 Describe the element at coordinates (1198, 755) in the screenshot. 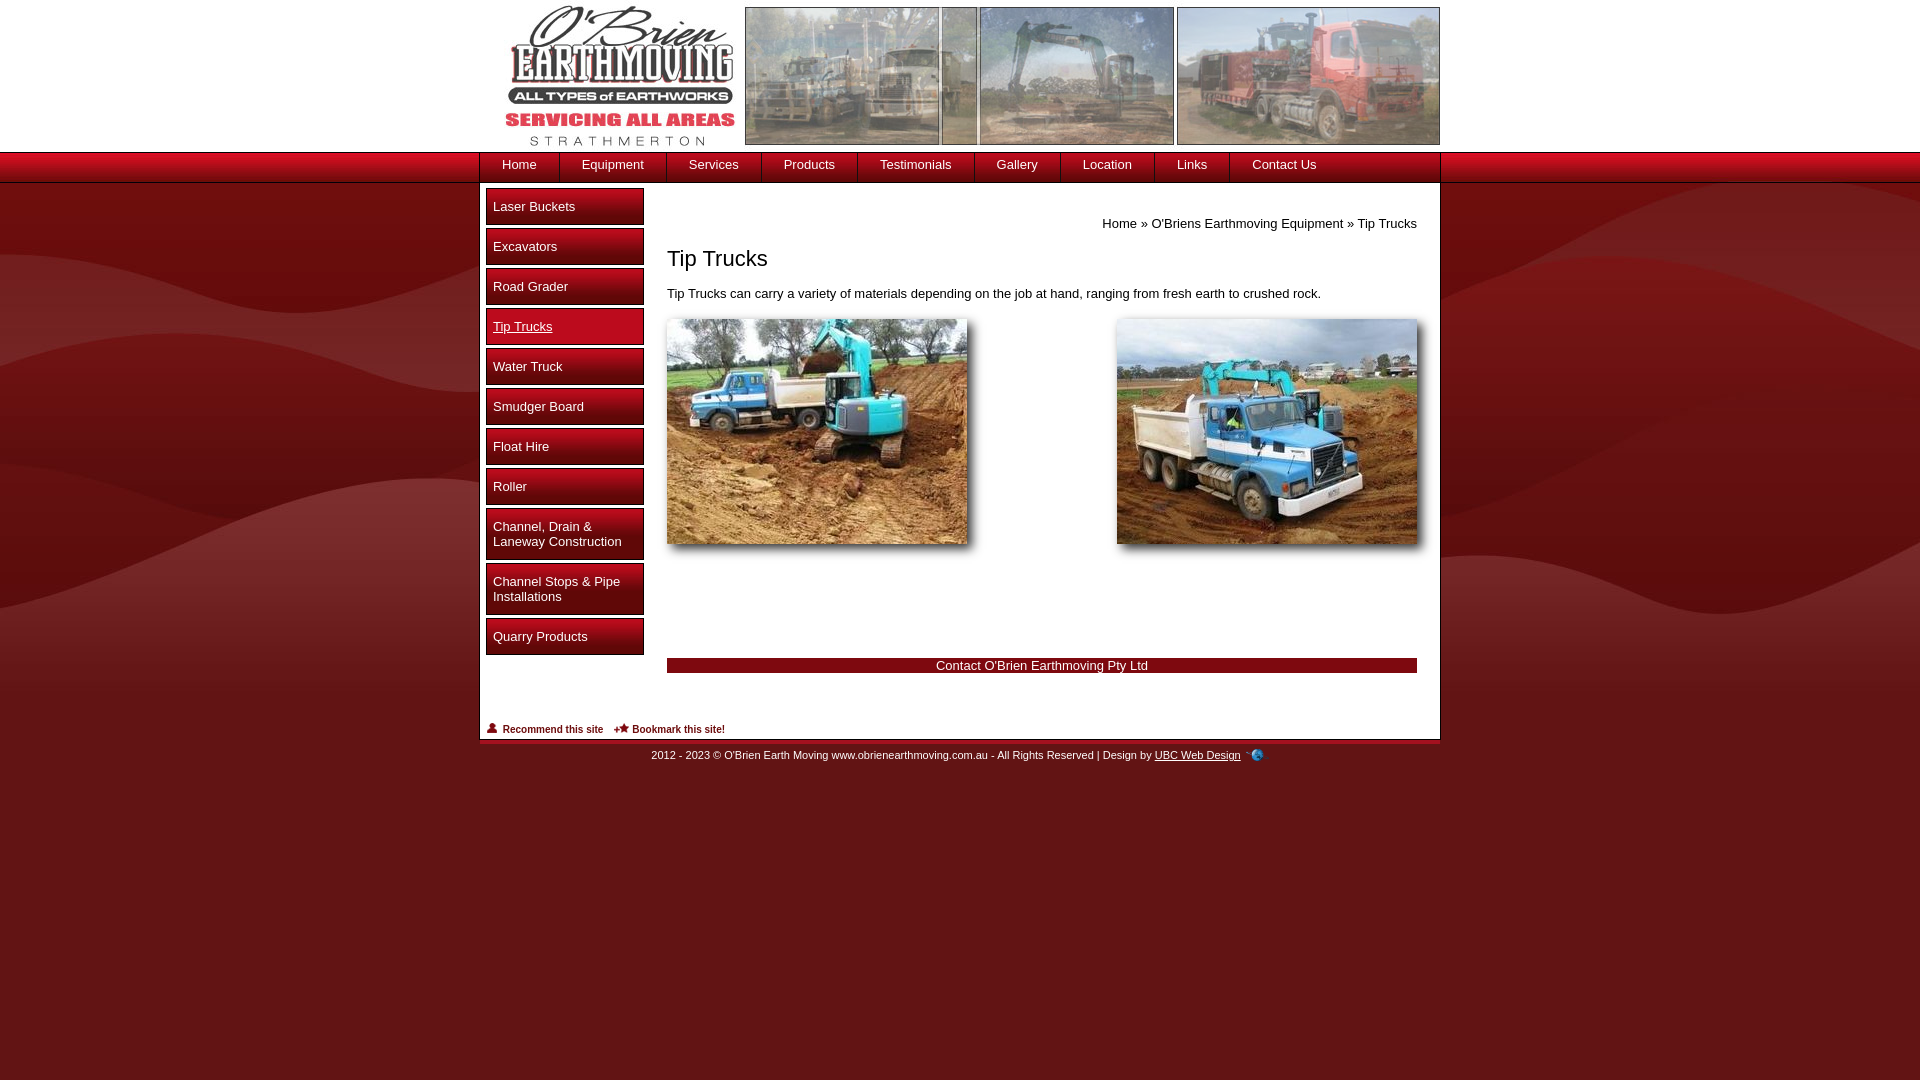

I see `'UBC Web Design'` at that location.